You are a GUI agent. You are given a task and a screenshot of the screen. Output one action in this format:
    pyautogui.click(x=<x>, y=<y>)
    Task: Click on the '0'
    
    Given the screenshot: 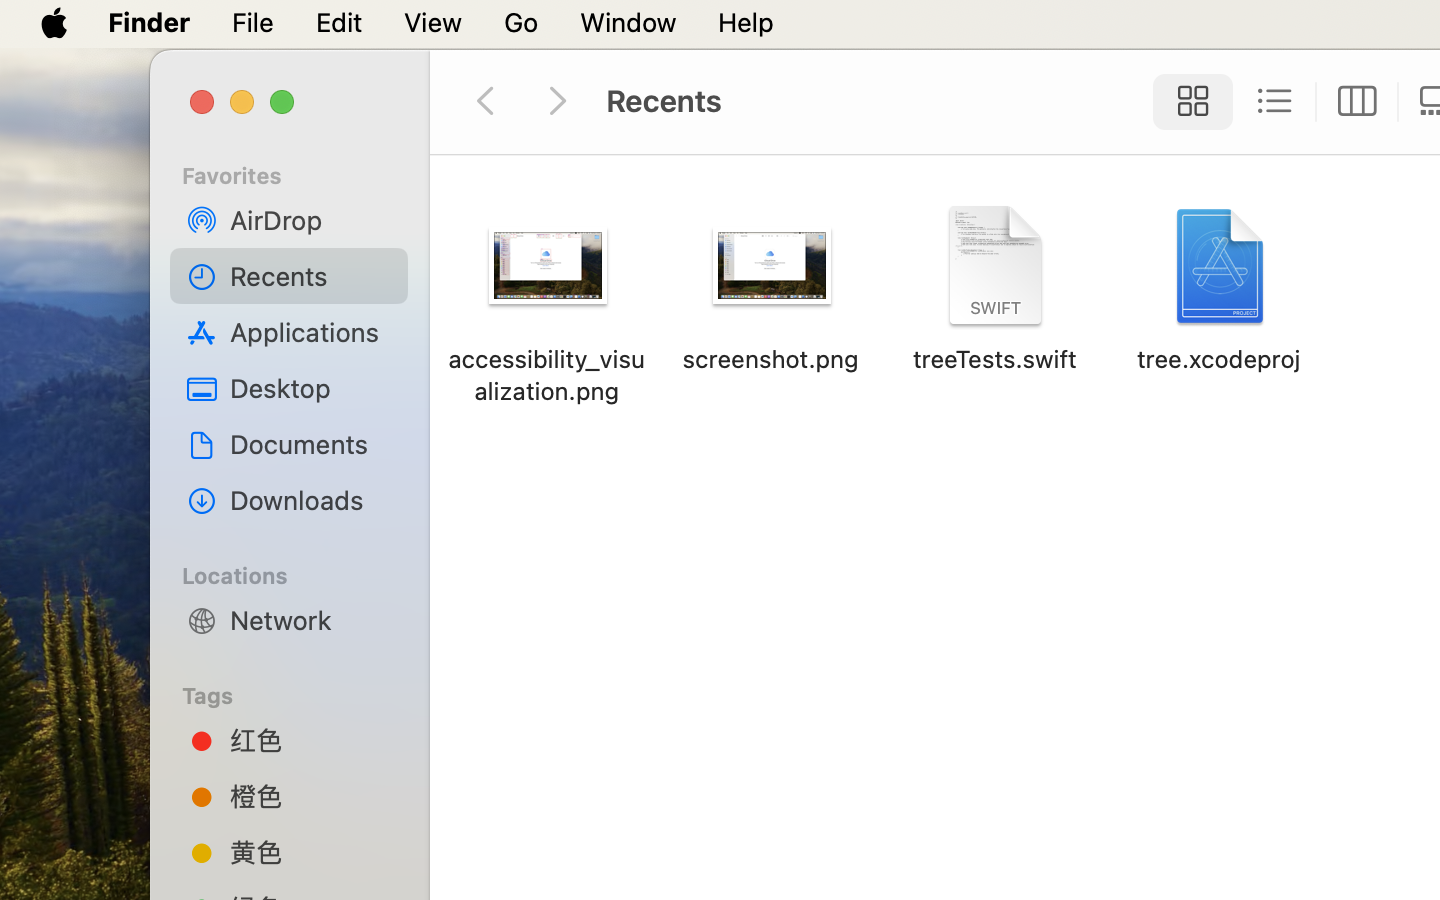 What is the action you would take?
    pyautogui.click(x=1356, y=100)
    